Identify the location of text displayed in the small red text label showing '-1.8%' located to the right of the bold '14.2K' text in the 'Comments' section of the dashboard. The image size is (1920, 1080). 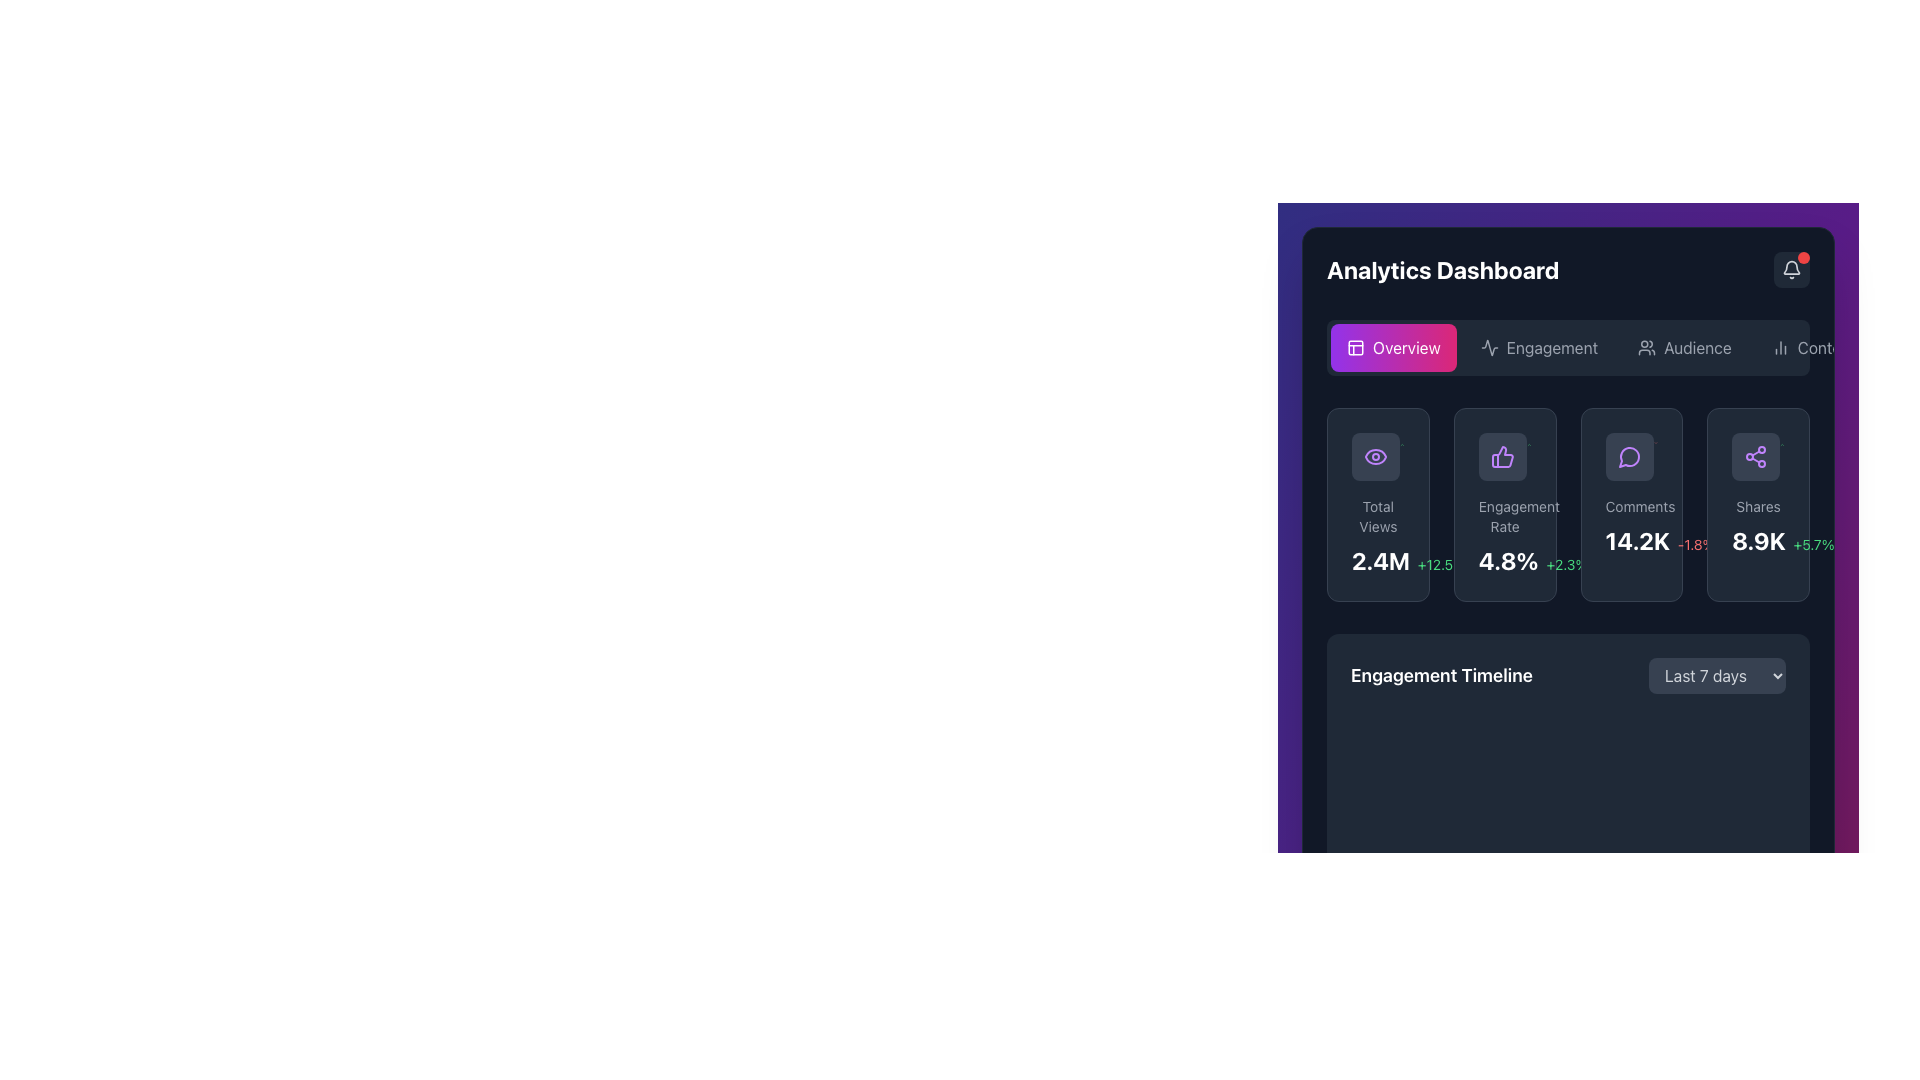
(1695, 544).